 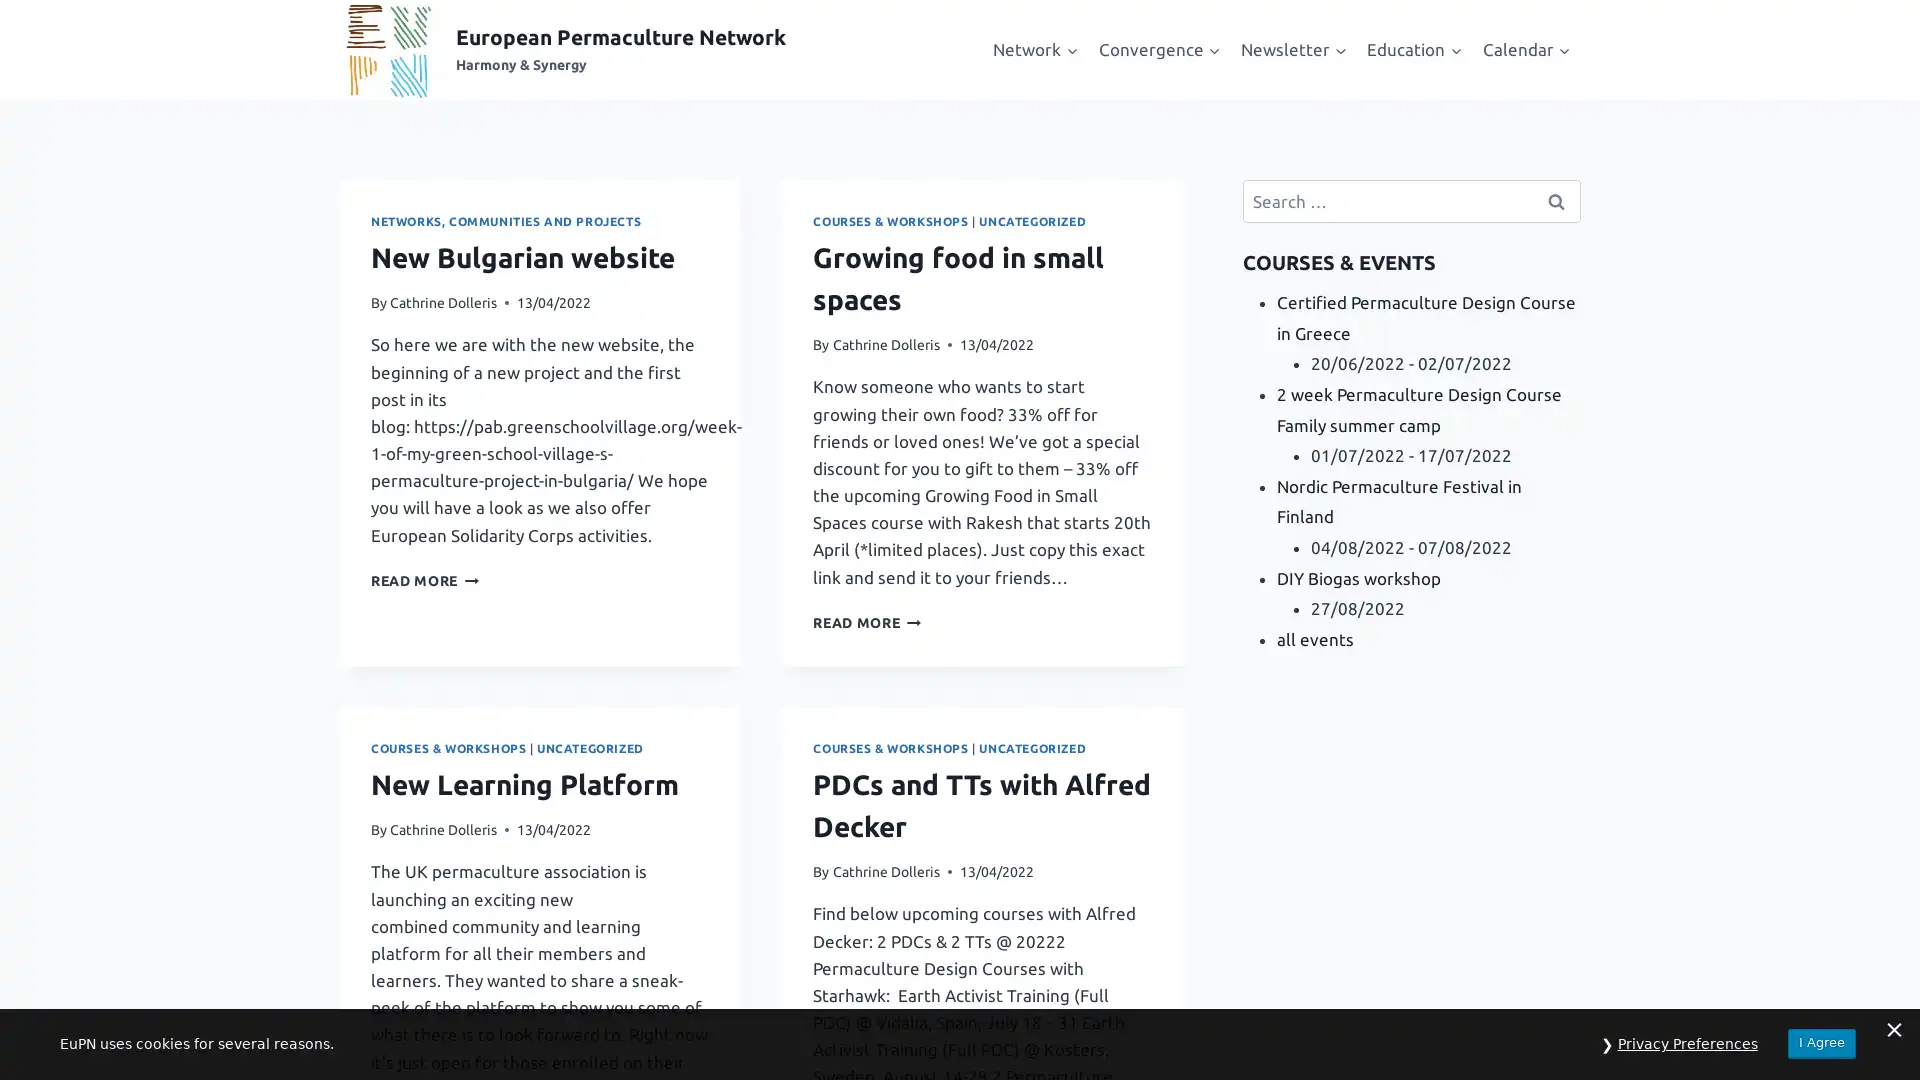 What do you see at coordinates (1035, 48) in the screenshot?
I see `Expand child menu` at bounding box center [1035, 48].